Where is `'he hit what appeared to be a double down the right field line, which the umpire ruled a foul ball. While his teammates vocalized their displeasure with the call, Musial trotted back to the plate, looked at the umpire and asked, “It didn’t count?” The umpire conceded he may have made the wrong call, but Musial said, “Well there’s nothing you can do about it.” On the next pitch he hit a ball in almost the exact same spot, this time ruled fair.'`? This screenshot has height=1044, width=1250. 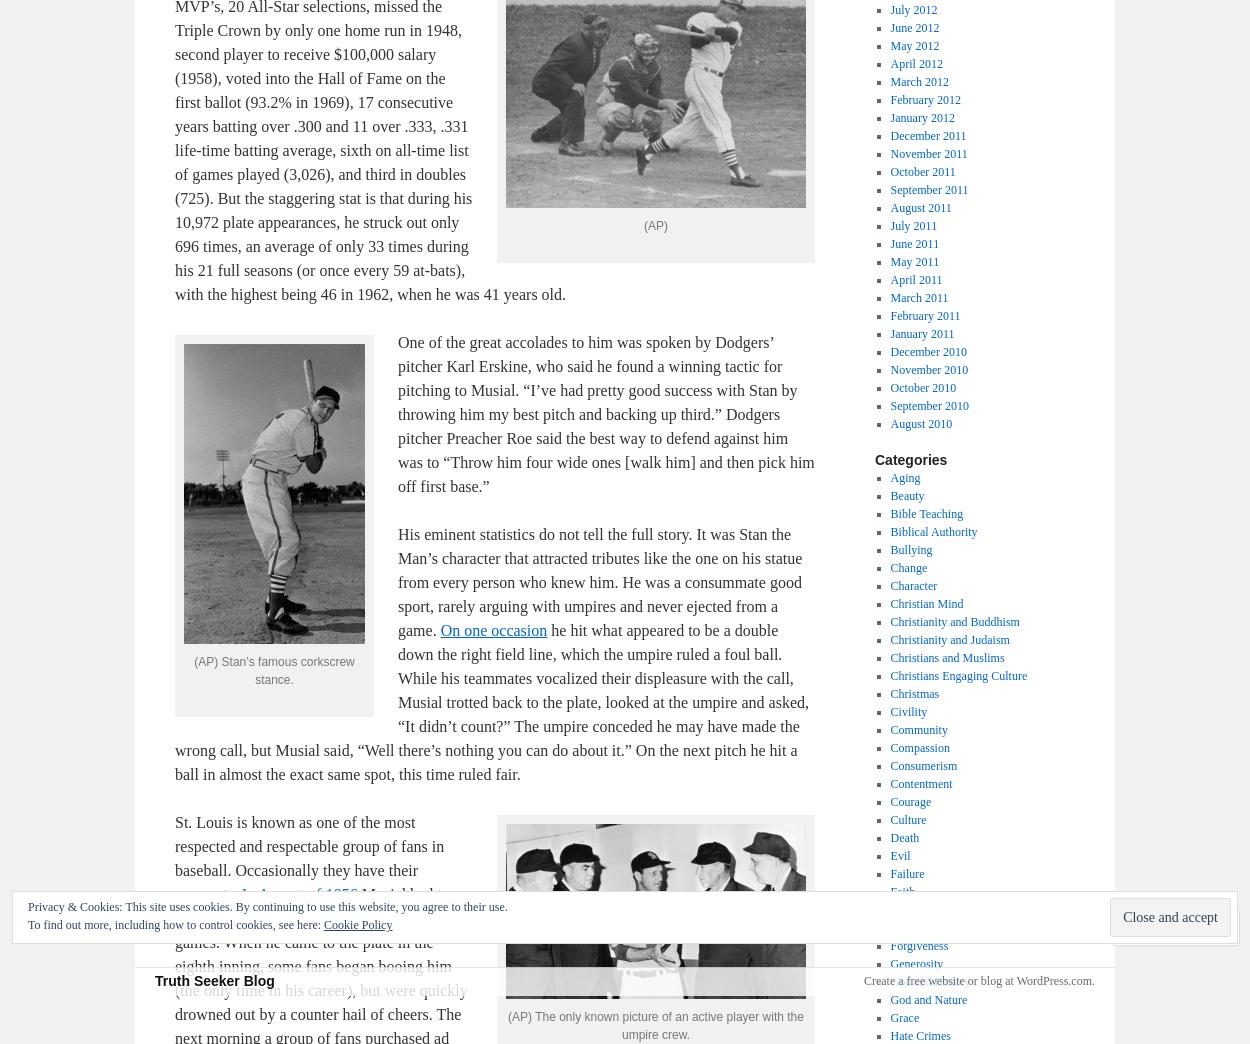
'he hit what appeared to be a double down the right field line, which the umpire ruled a foul ball. While his teammates vocalized their displeasure with the call, Musial trotted back to the plate, looked at the umpire and asked, “It didn’t count?” The umpire conceded he may have made the wrong call, but Musial said, “Well there’s nothing you can do about it.” On the next pitch he hit a ball in almost the exact same spot, this time ruled fair.' is located at coordinates (175, 701).